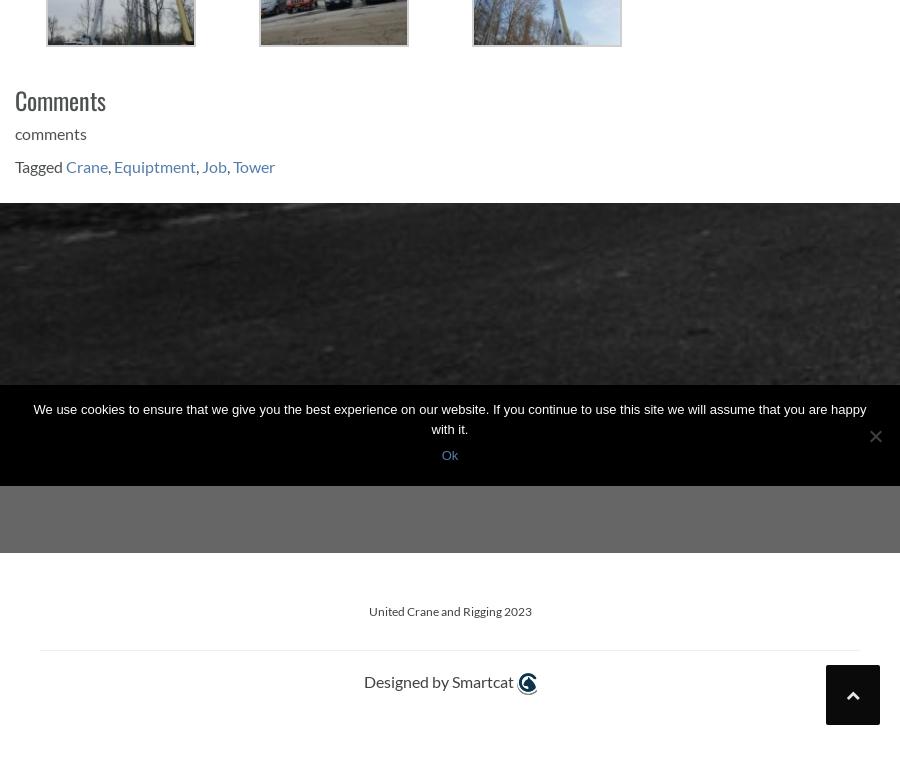 This screenshot has width=900, height=757. Describe the element at coordinates (14, 98) in the screenshot. I see `'Comments'` at that location.